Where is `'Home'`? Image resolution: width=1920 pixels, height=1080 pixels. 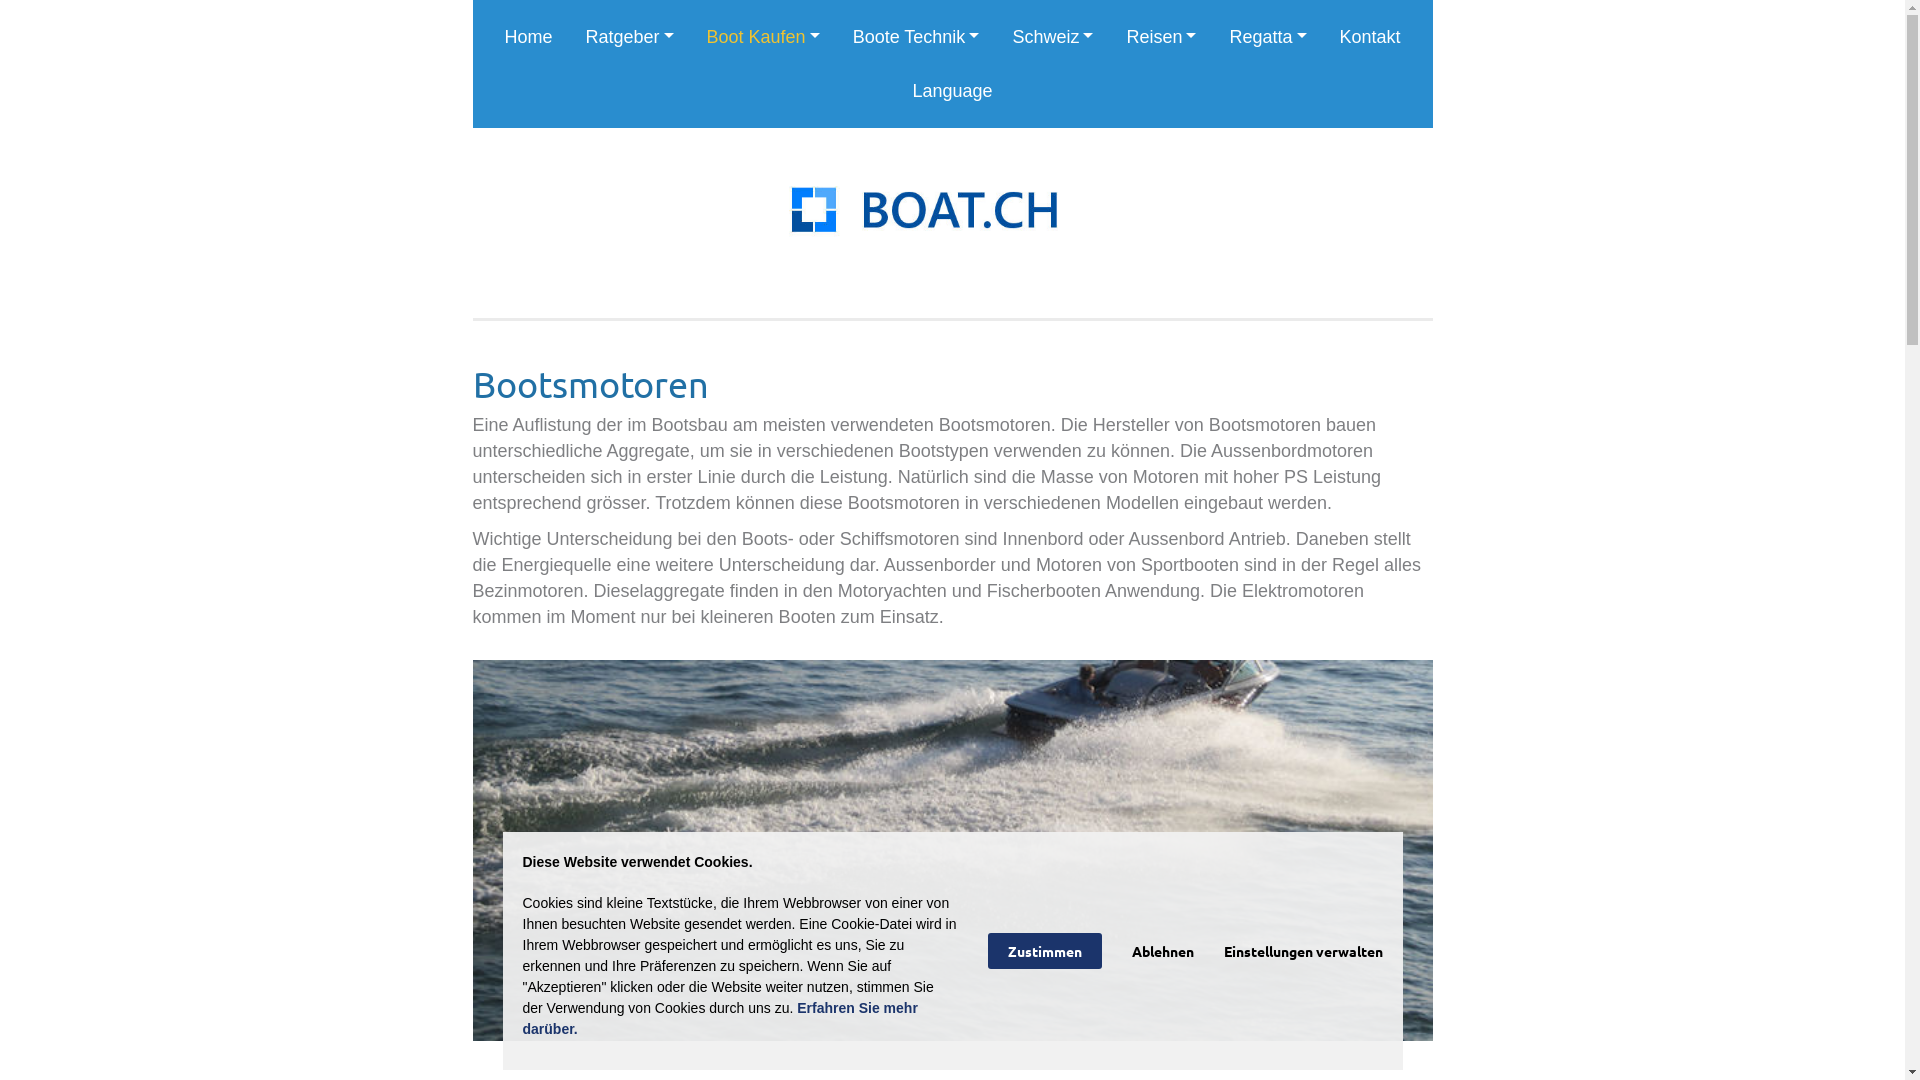
'Home' is located at coordinates (528, 37).